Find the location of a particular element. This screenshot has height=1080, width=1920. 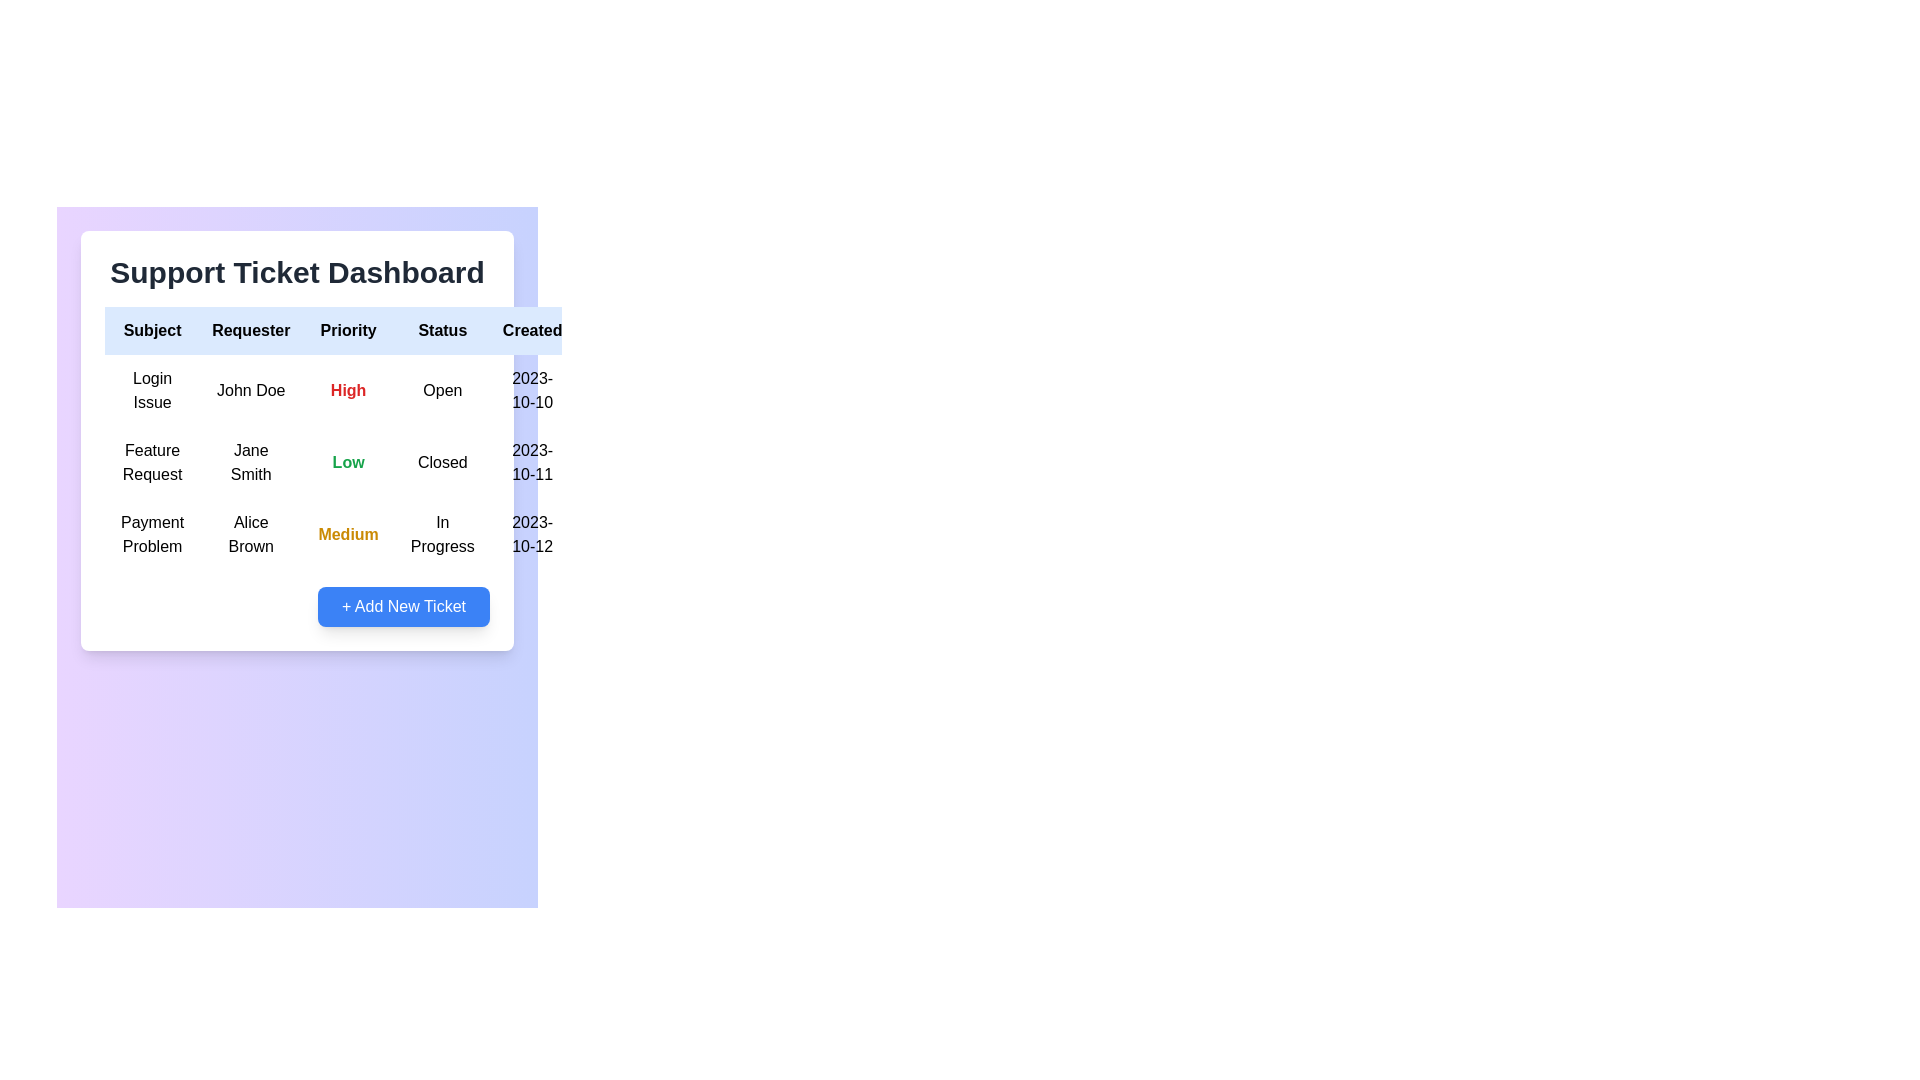

the Plain text element displaying 'In Progress' in the 'Status' column of the 'Payment Problem' row for requester 'Alice Brown' is located at coordinates (441, 534).